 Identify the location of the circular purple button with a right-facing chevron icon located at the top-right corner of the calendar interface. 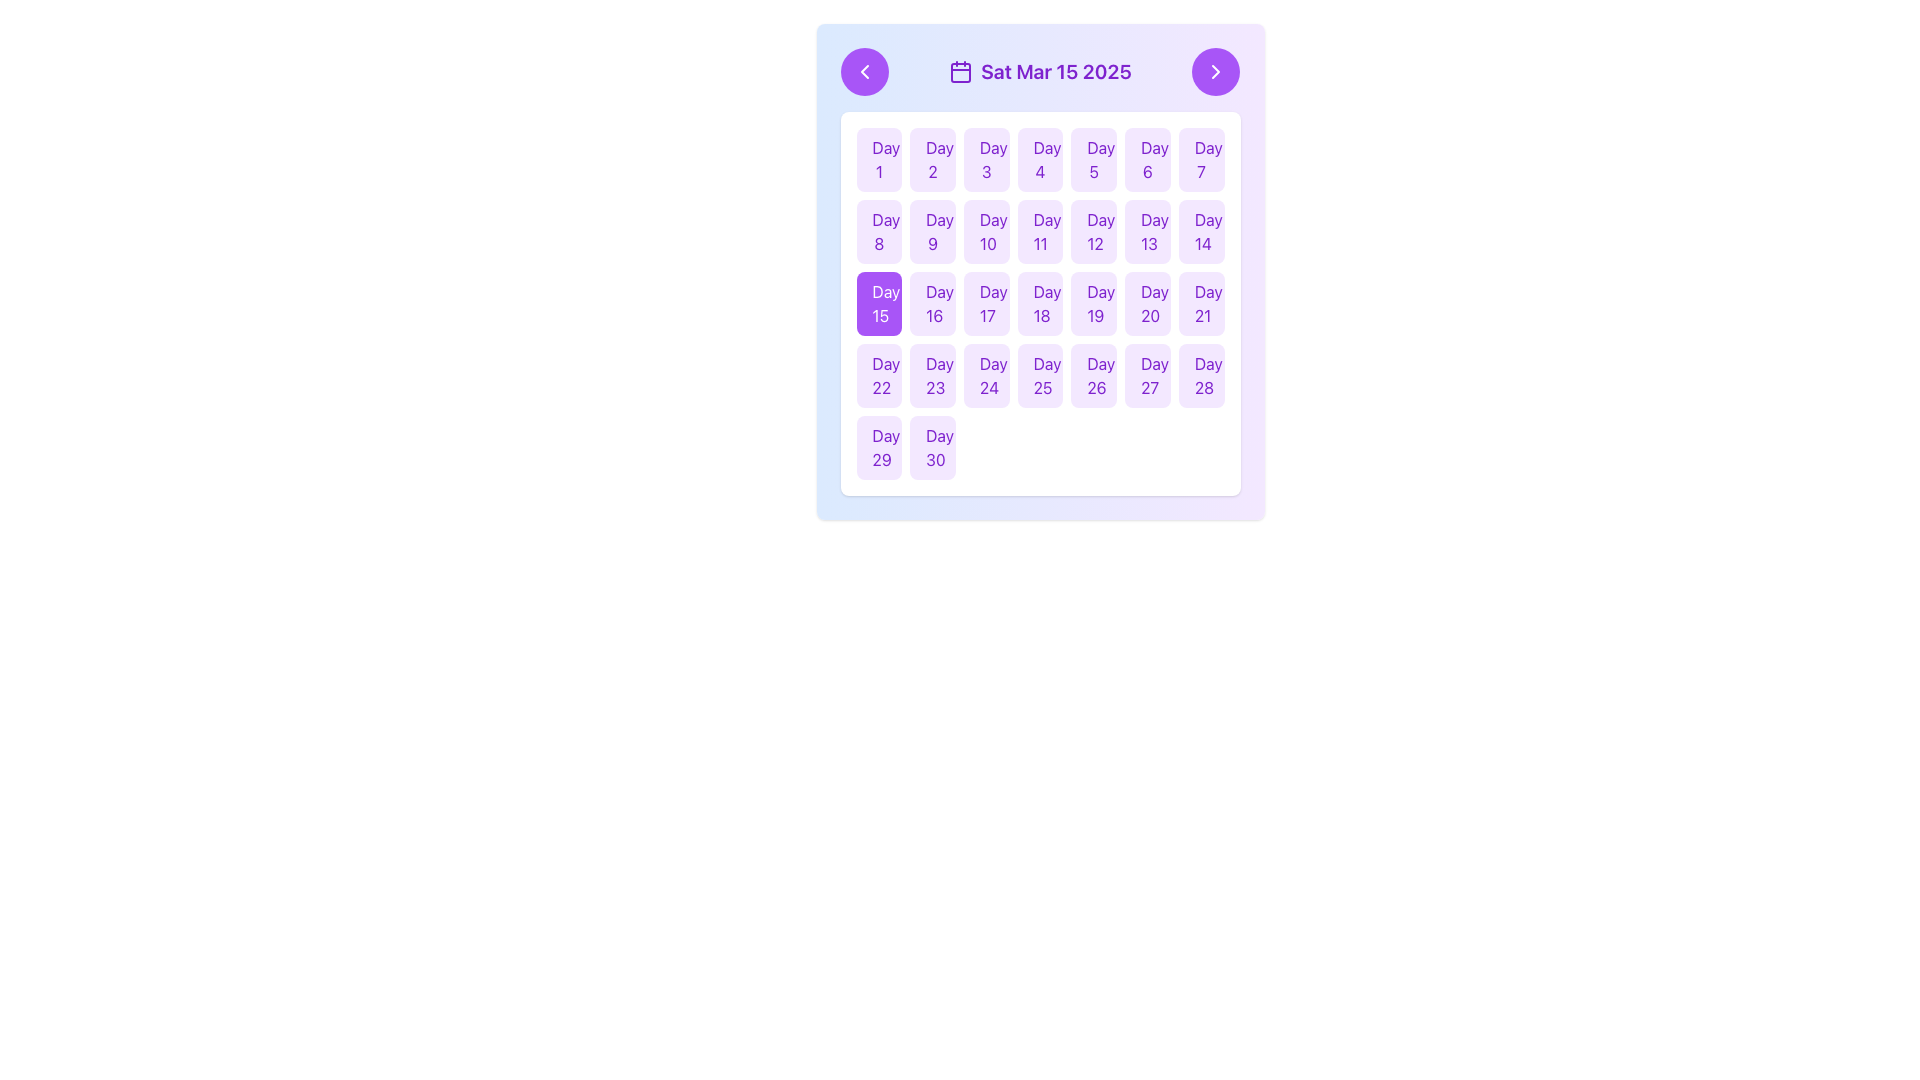
(1215, 71).